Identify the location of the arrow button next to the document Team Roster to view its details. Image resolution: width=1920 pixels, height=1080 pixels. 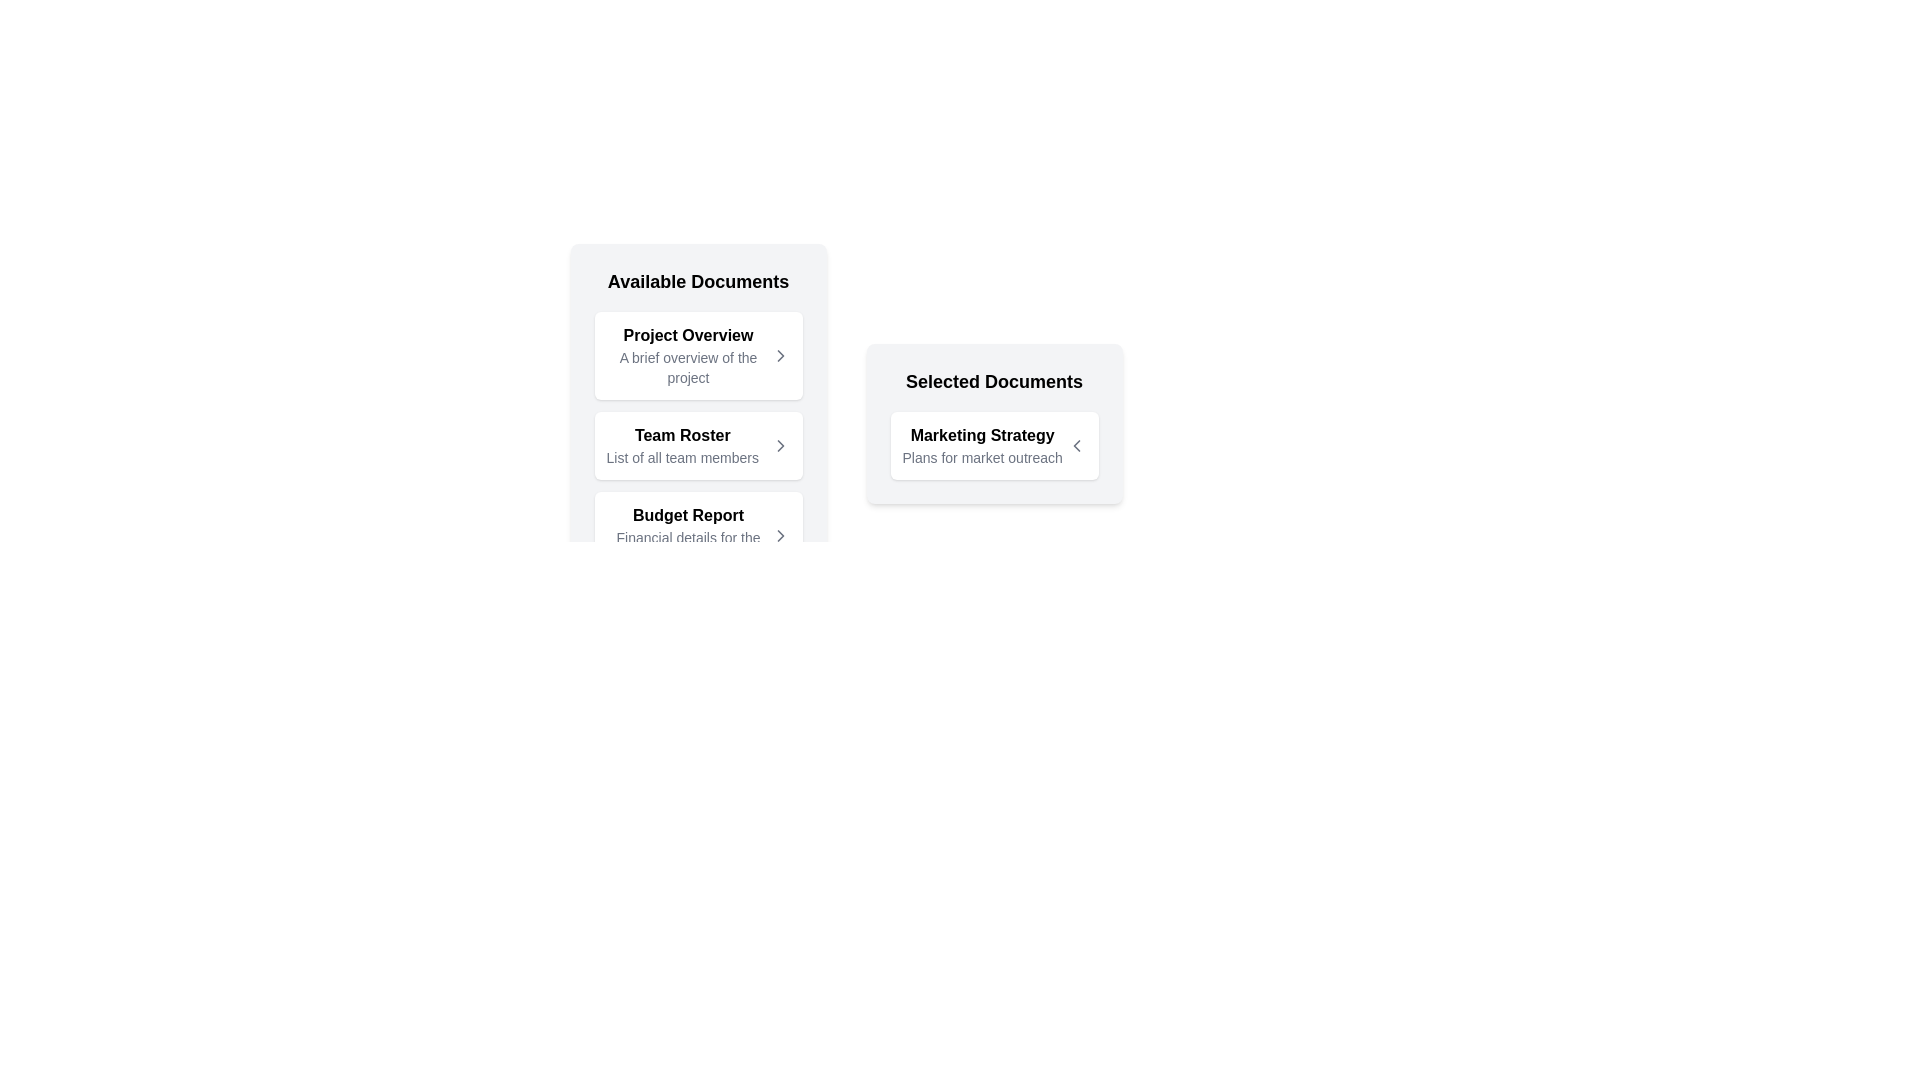
(779, 445).